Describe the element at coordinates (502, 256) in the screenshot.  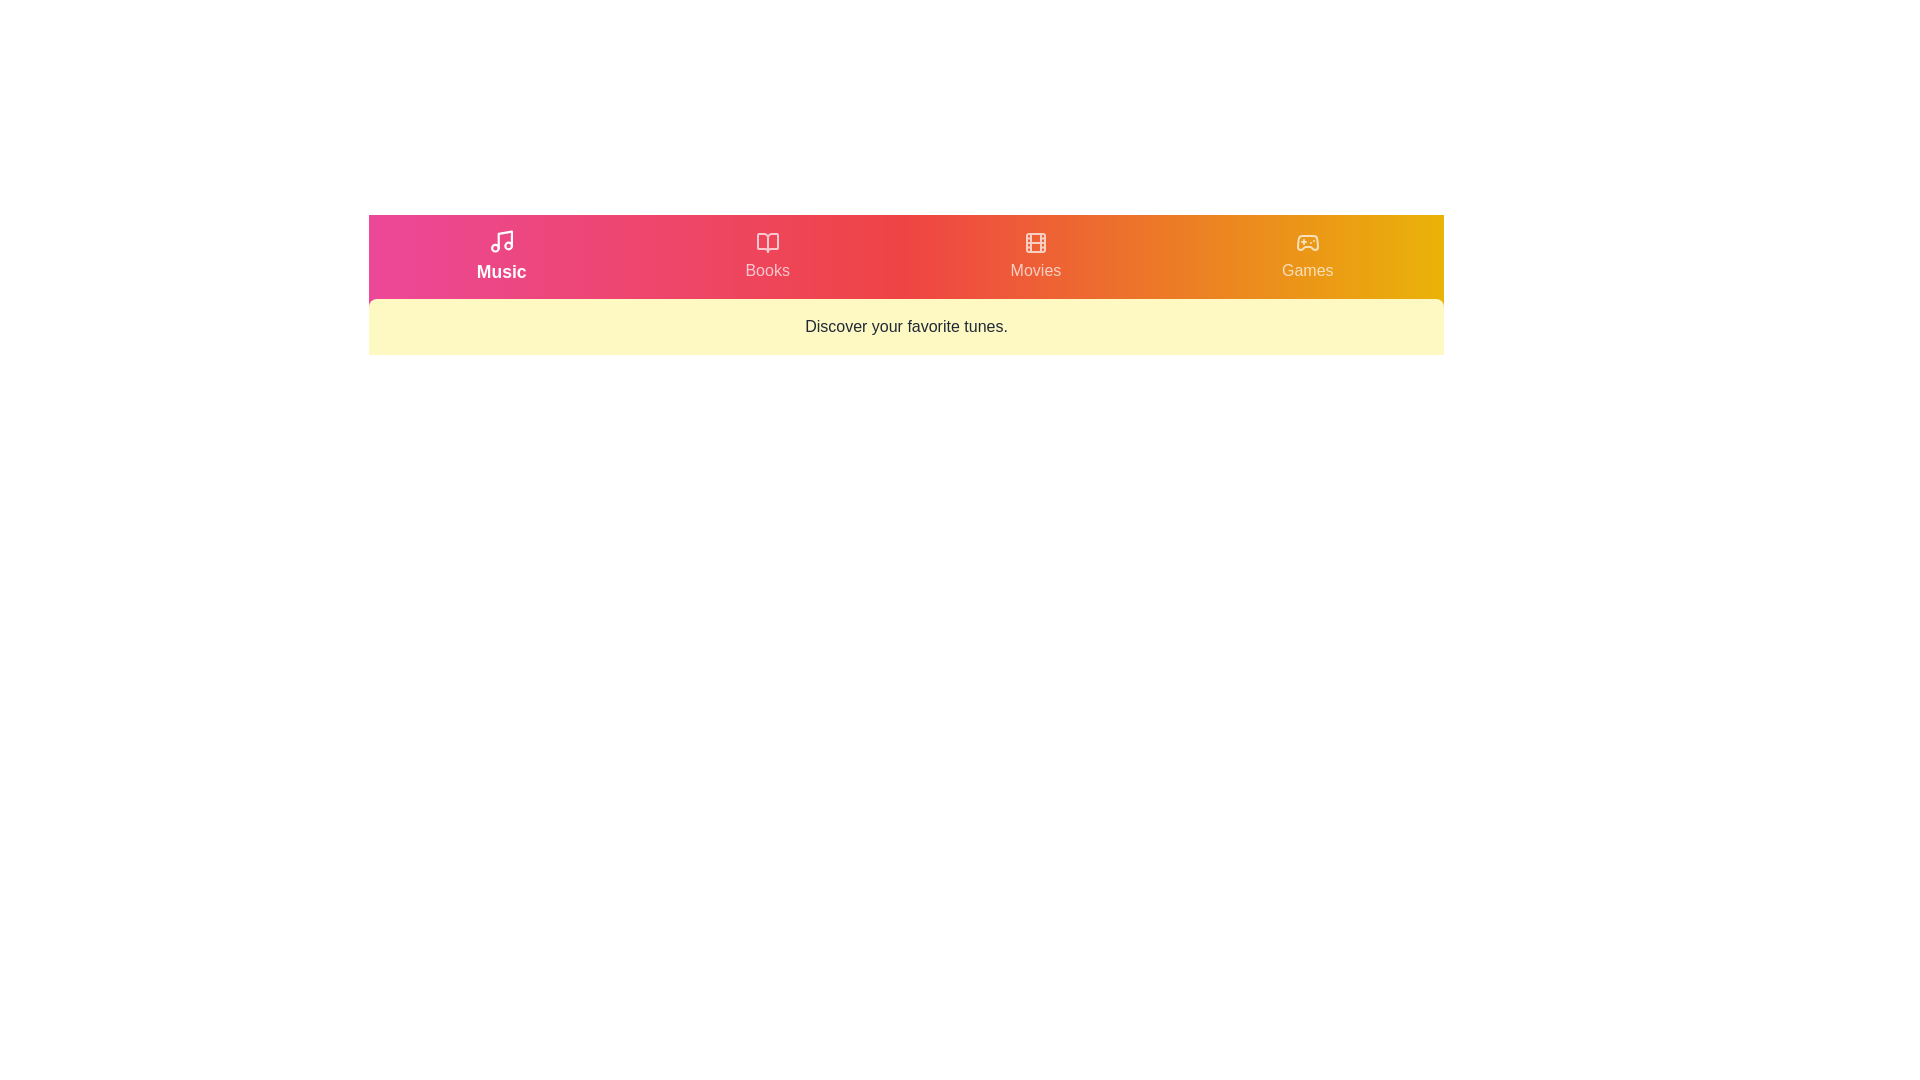
I see `the tab labeled Music by clicking on its respective button` at that location.